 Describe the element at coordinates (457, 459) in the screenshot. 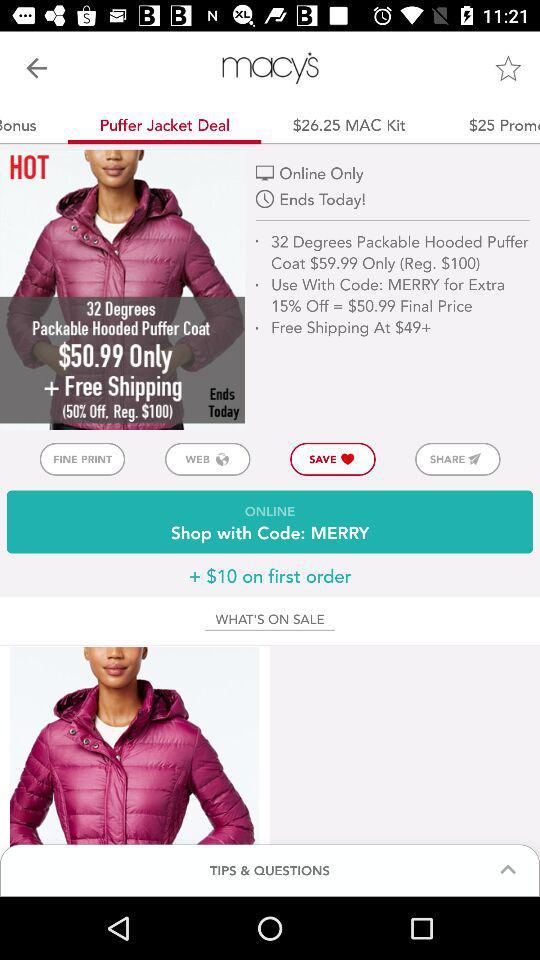

I see `the item next to the save icon` at that location.